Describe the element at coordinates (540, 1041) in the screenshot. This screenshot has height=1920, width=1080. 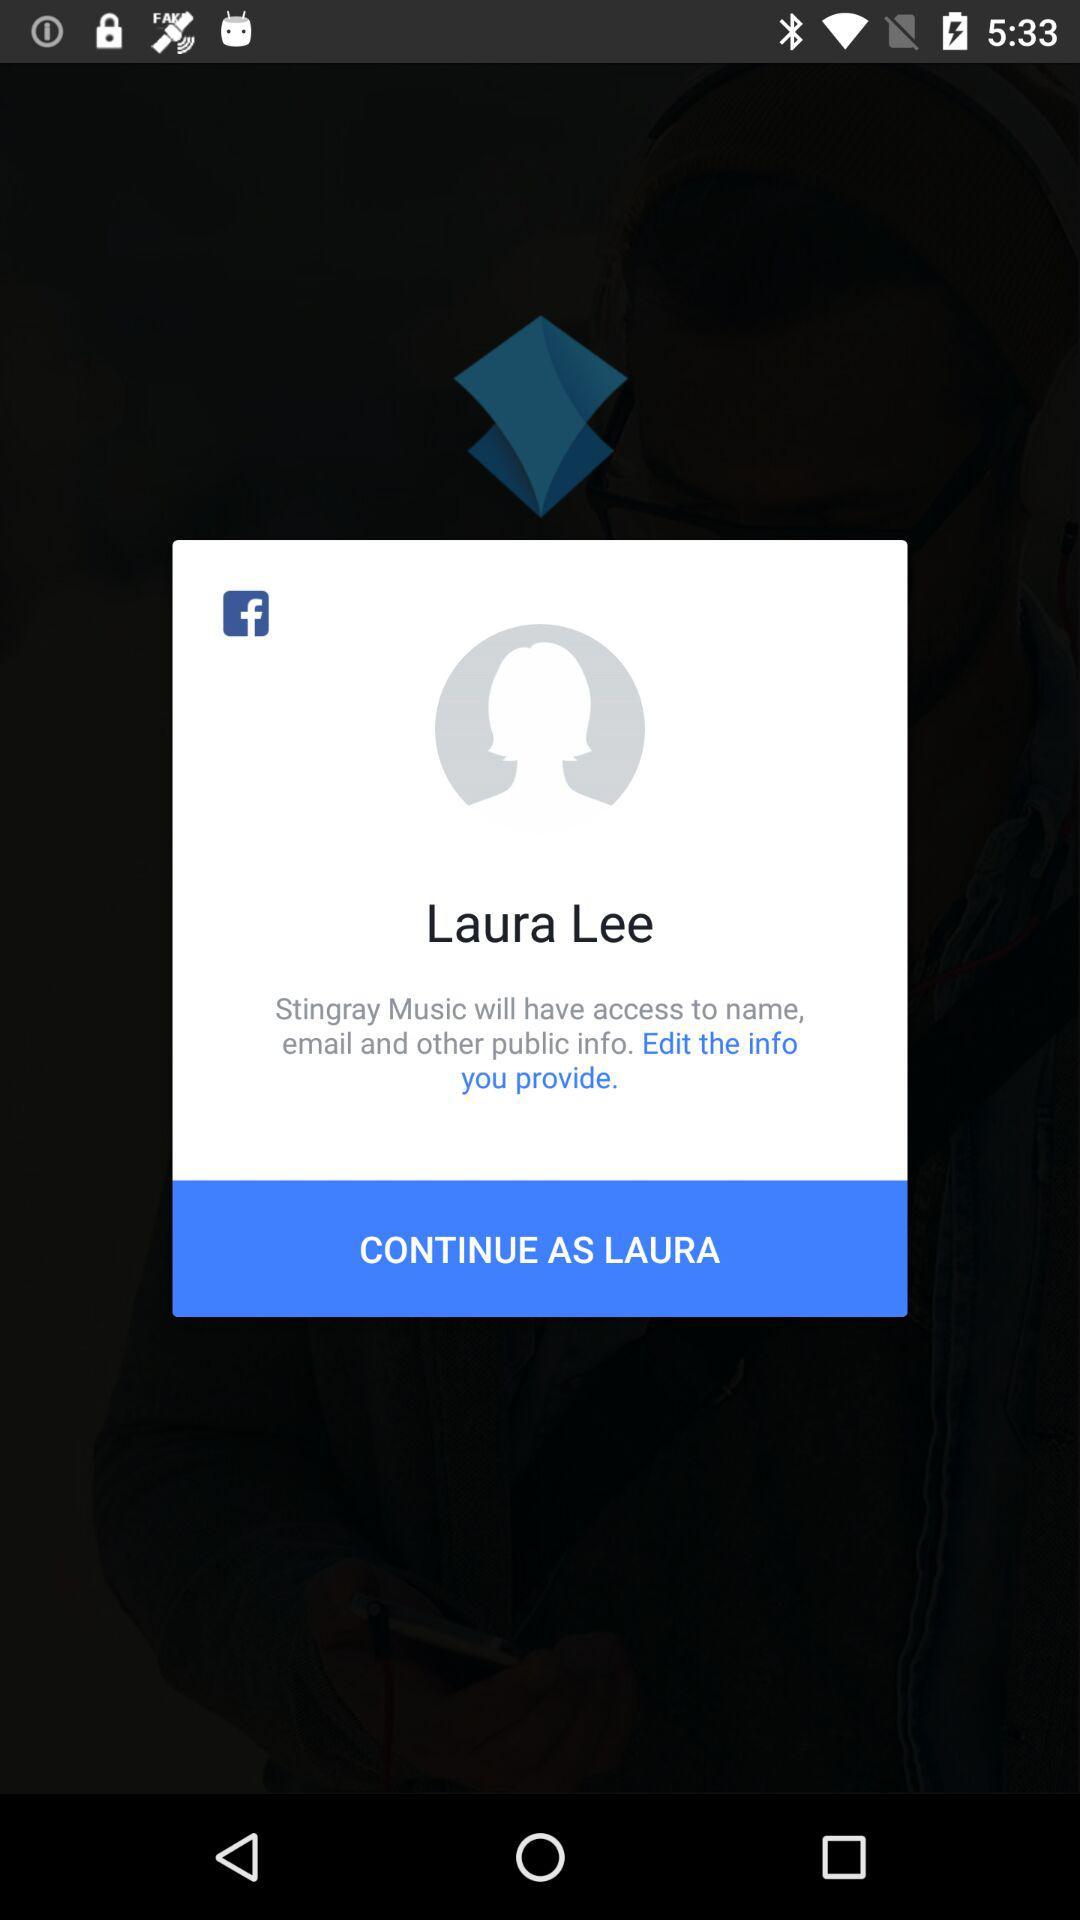
I see `icon below laura lee item` at that location.